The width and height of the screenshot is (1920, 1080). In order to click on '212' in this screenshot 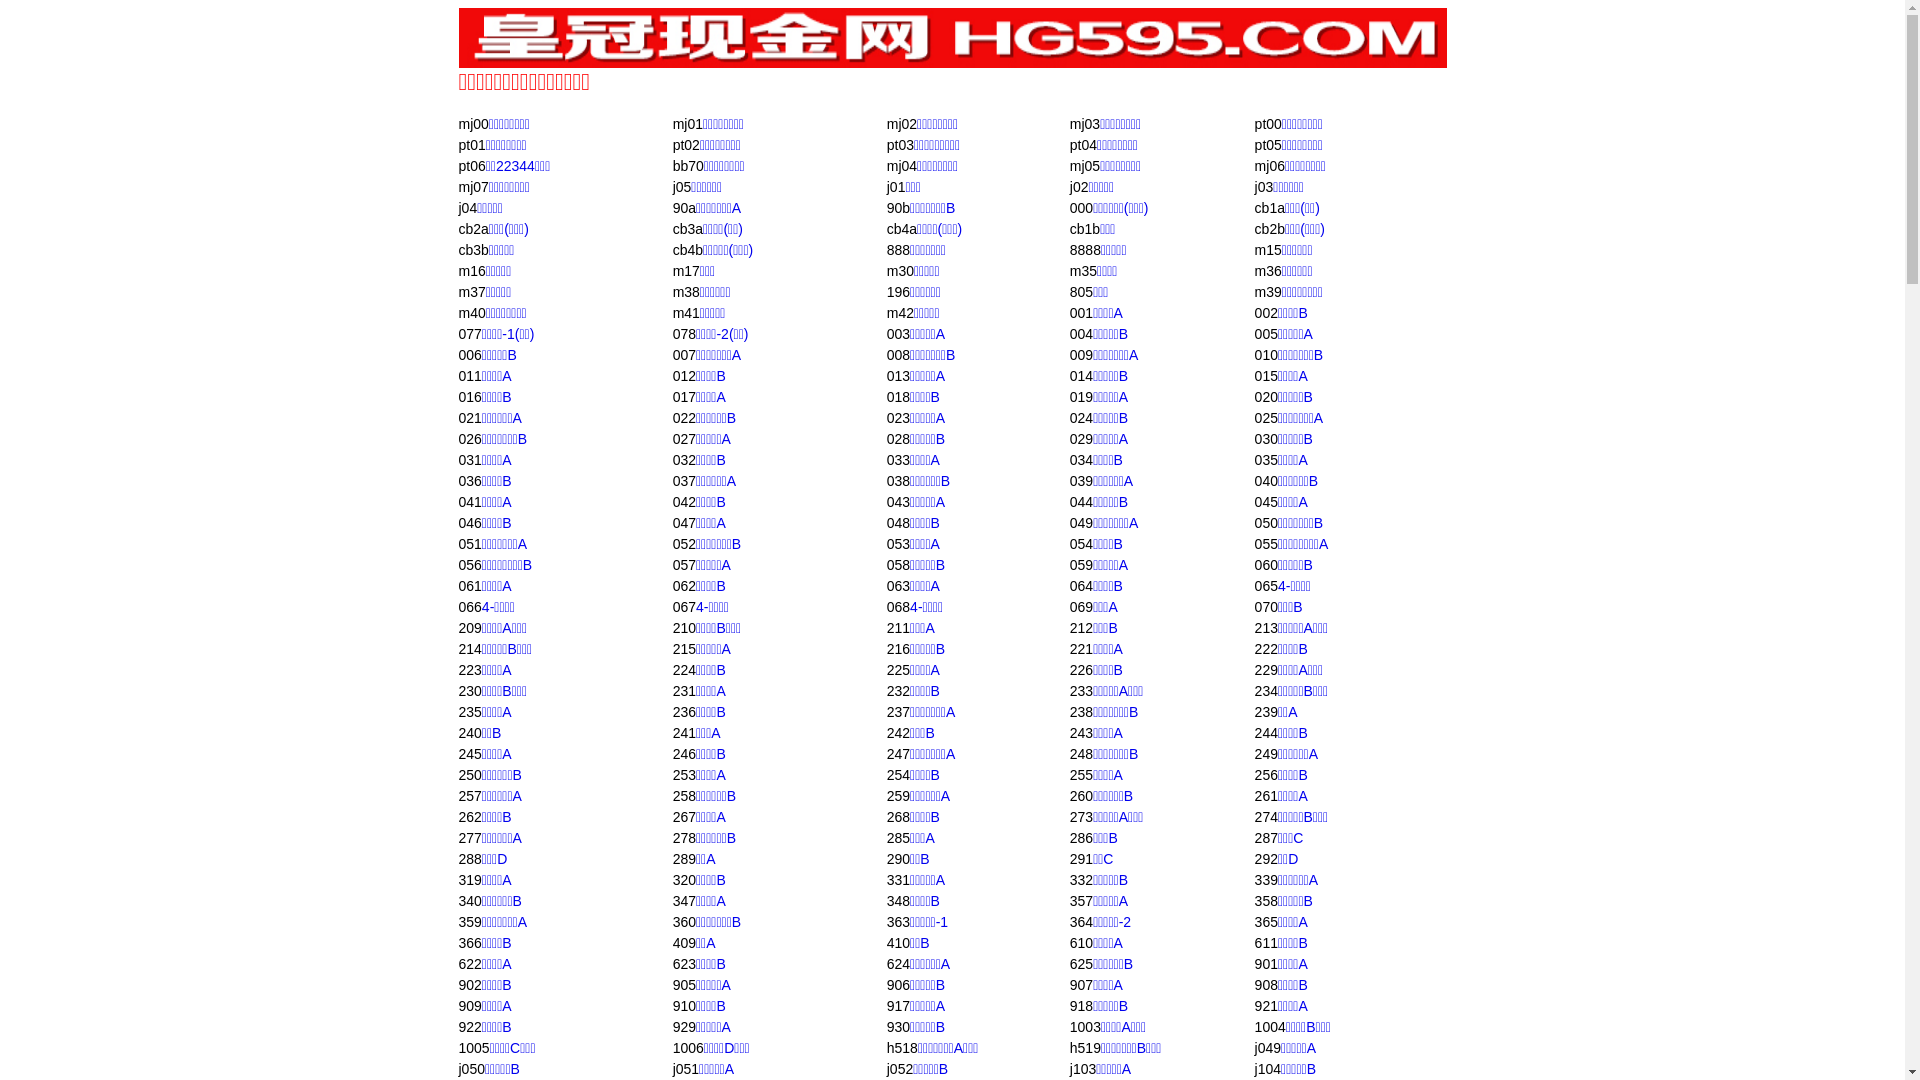, I will do `click(1080, 627)`.